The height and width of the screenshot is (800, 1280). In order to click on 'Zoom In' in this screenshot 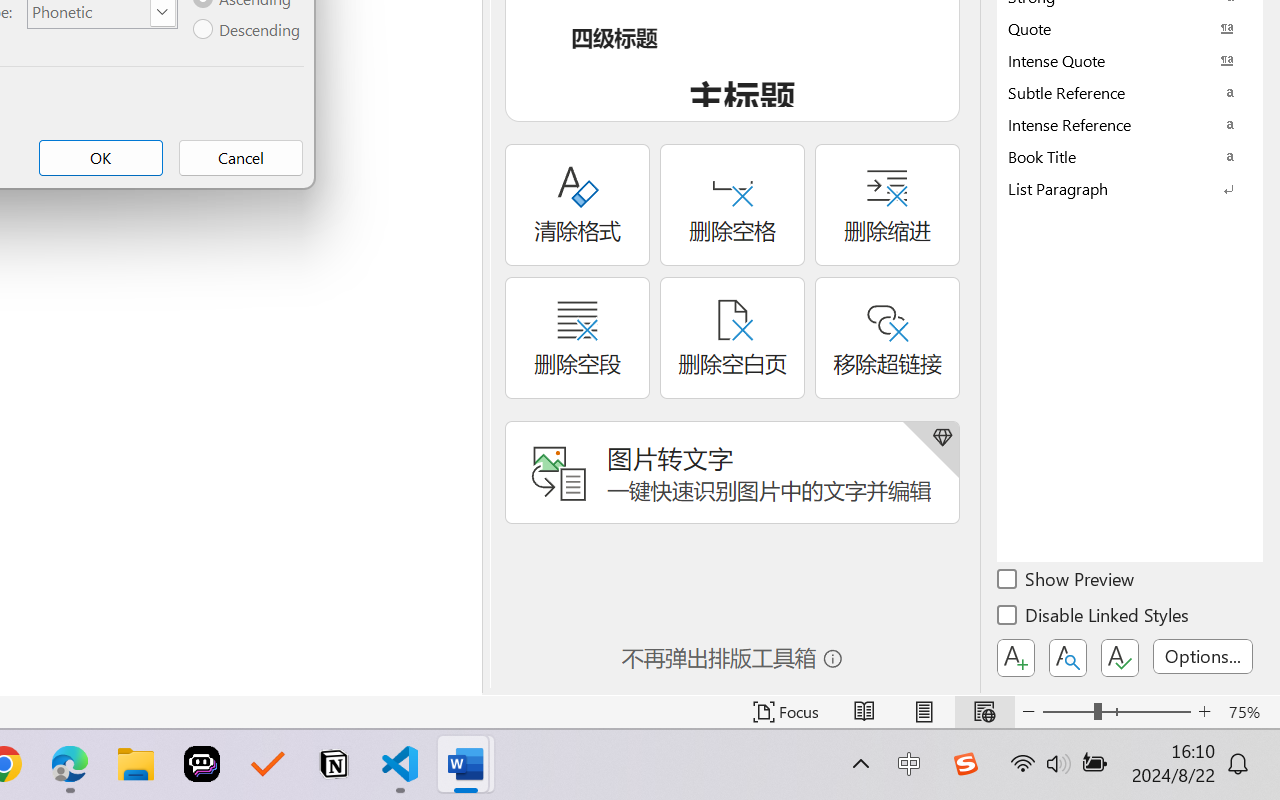, I will do `click(1204, 711)`.